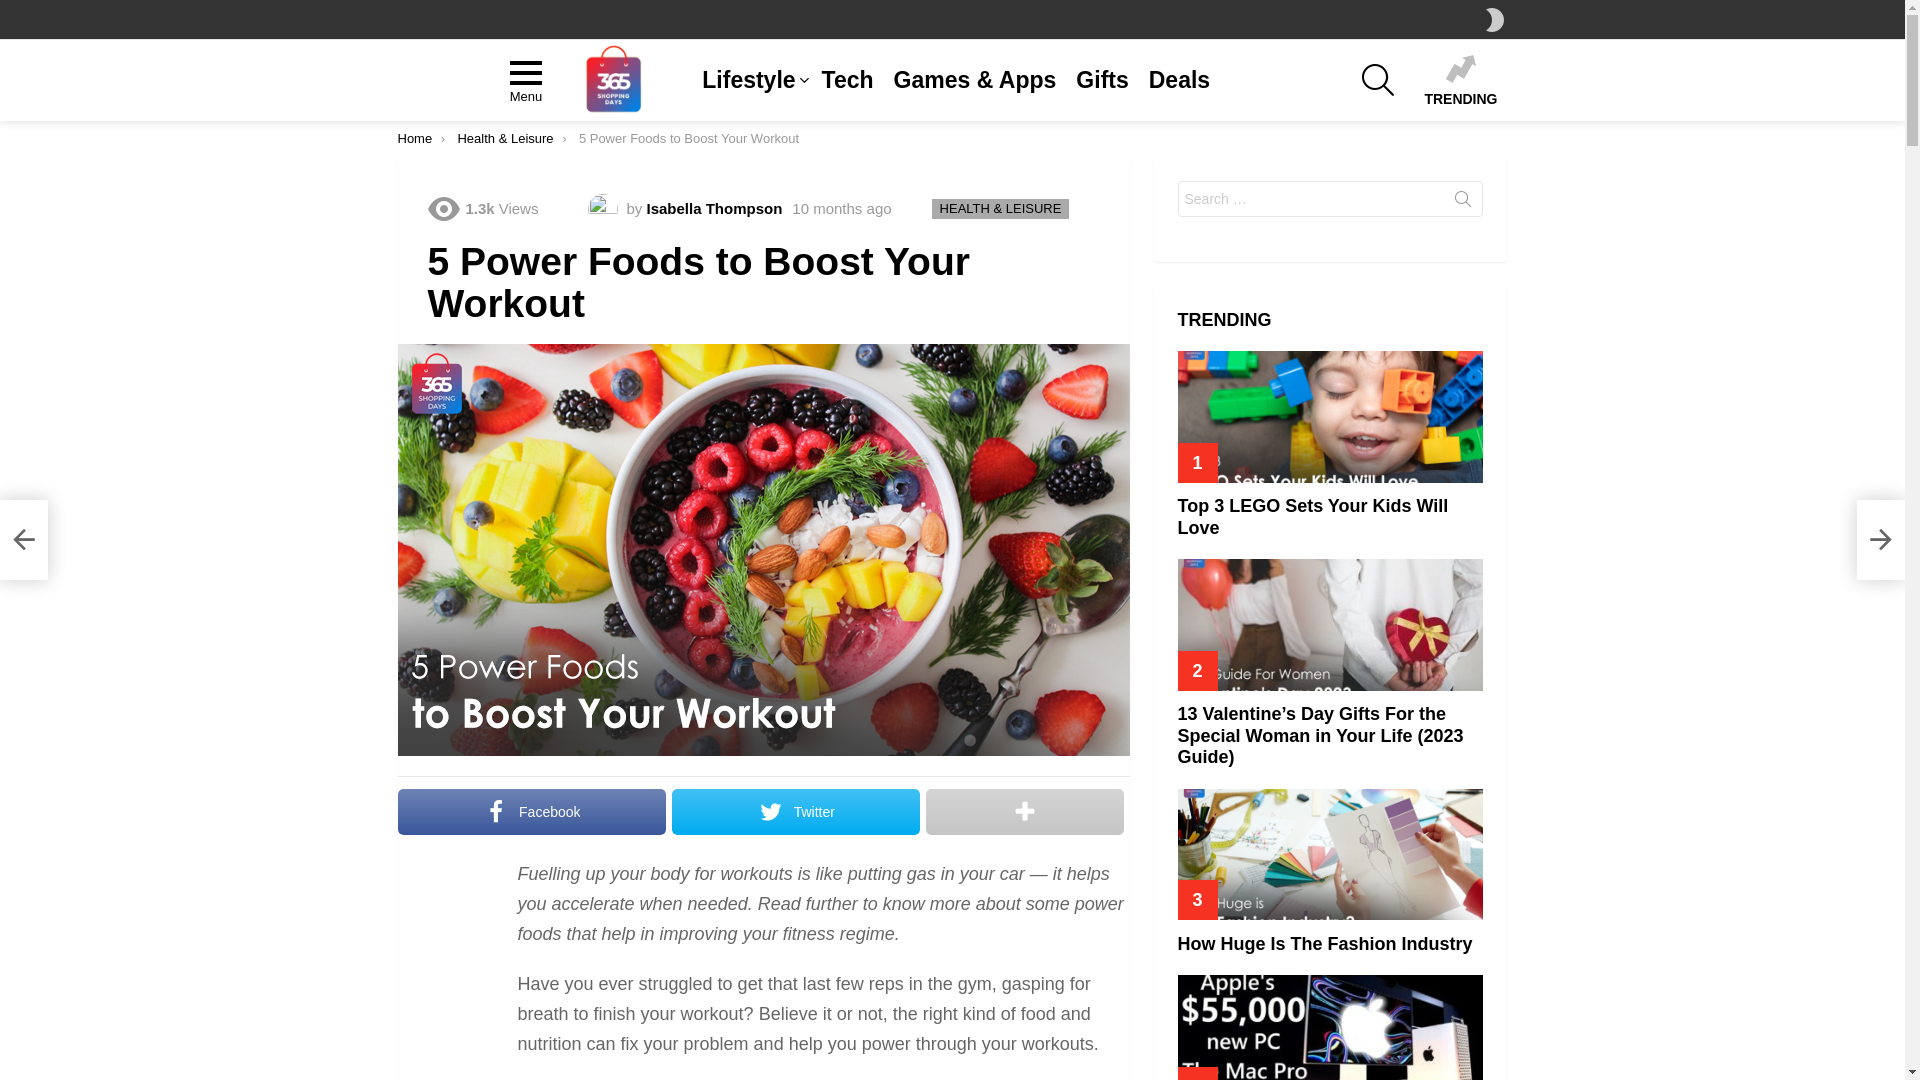  I want to click on 'HEALTH & LEISURE', so click(1001, 208).